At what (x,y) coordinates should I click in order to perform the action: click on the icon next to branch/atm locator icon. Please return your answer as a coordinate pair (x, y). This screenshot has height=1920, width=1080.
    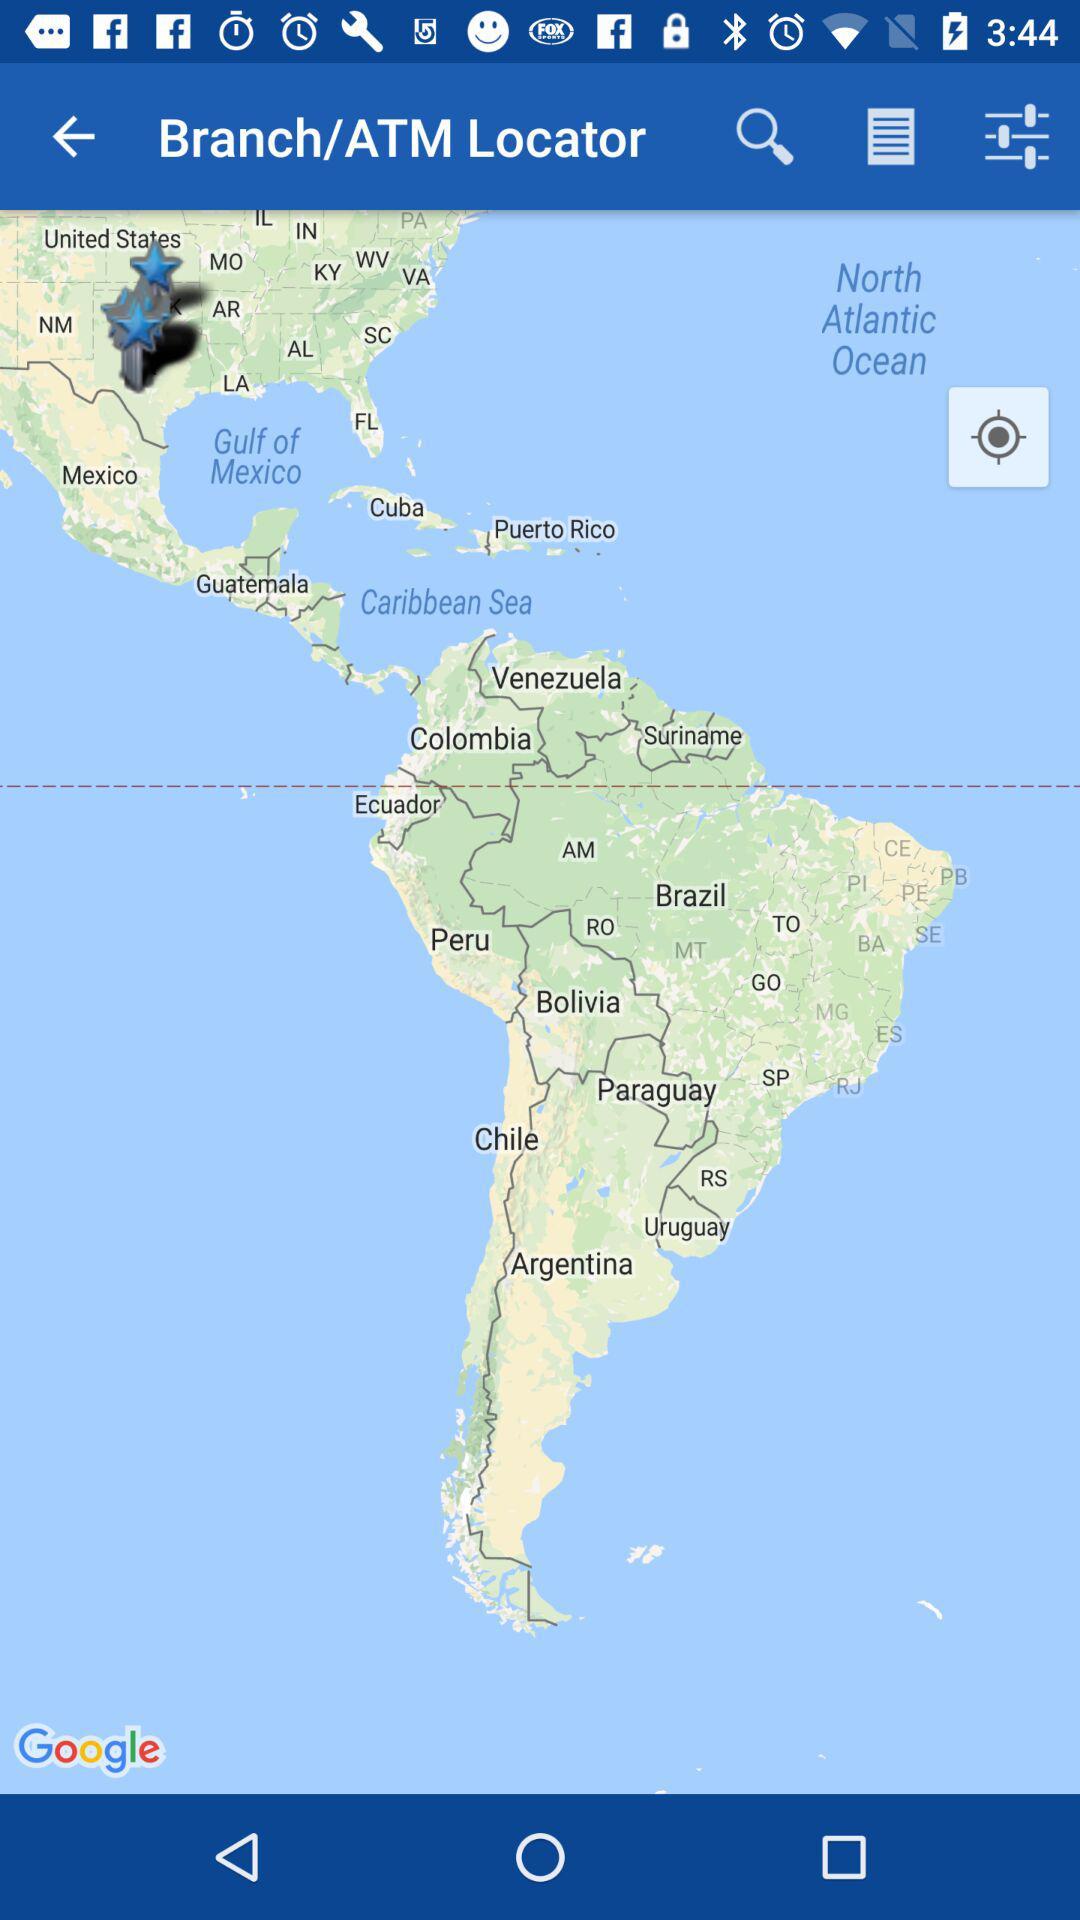
    Looking at the image, I should click on (72, 135).